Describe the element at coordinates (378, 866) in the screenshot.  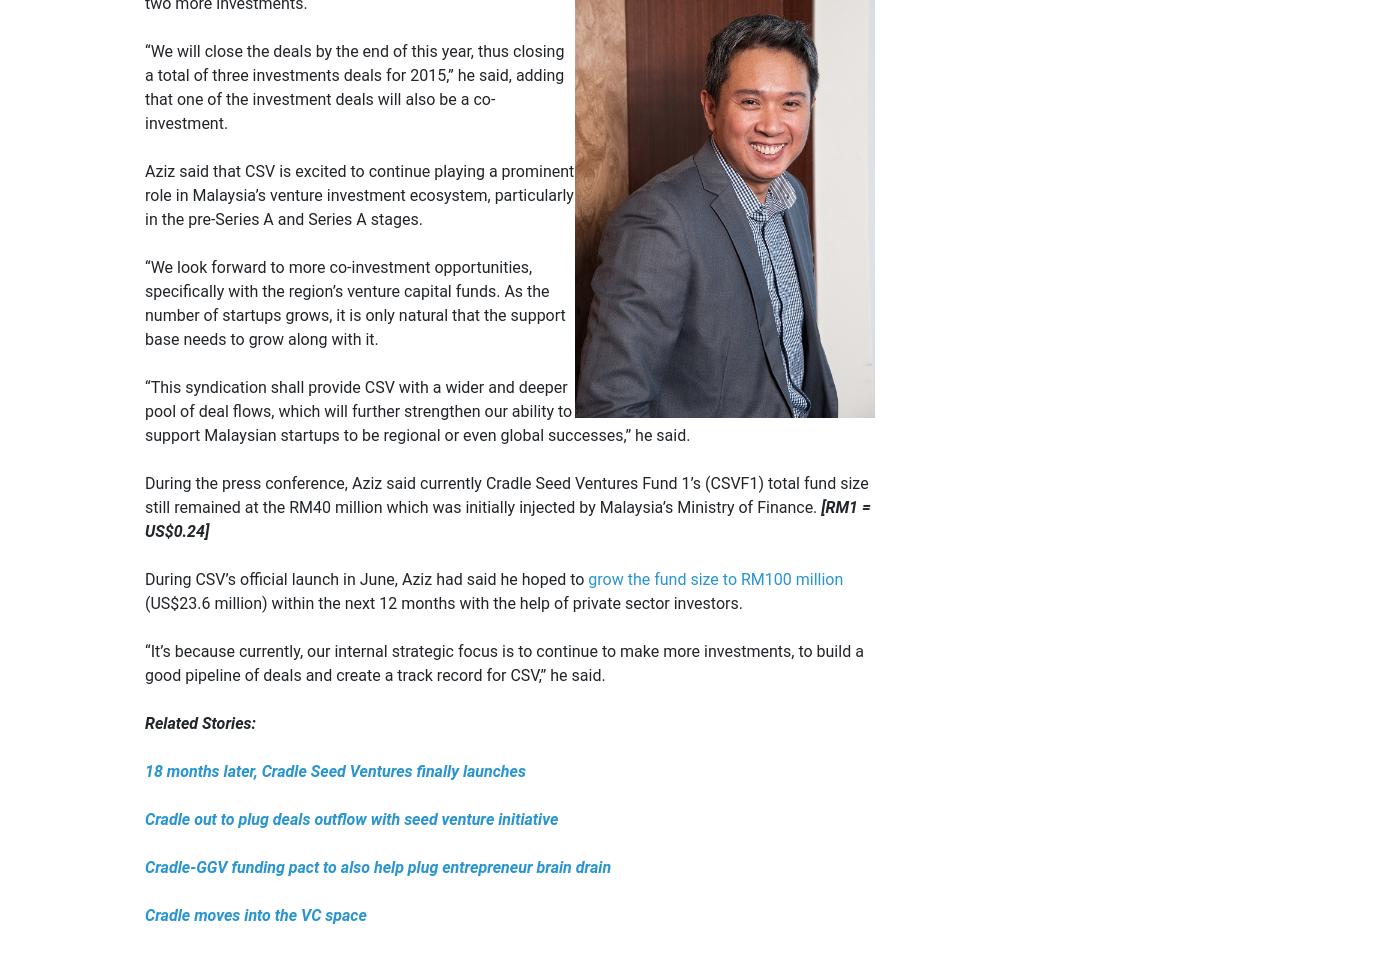
I see `'Cradle-GGV funding pact to also help plug entrepreneur brain drain'` at that location.